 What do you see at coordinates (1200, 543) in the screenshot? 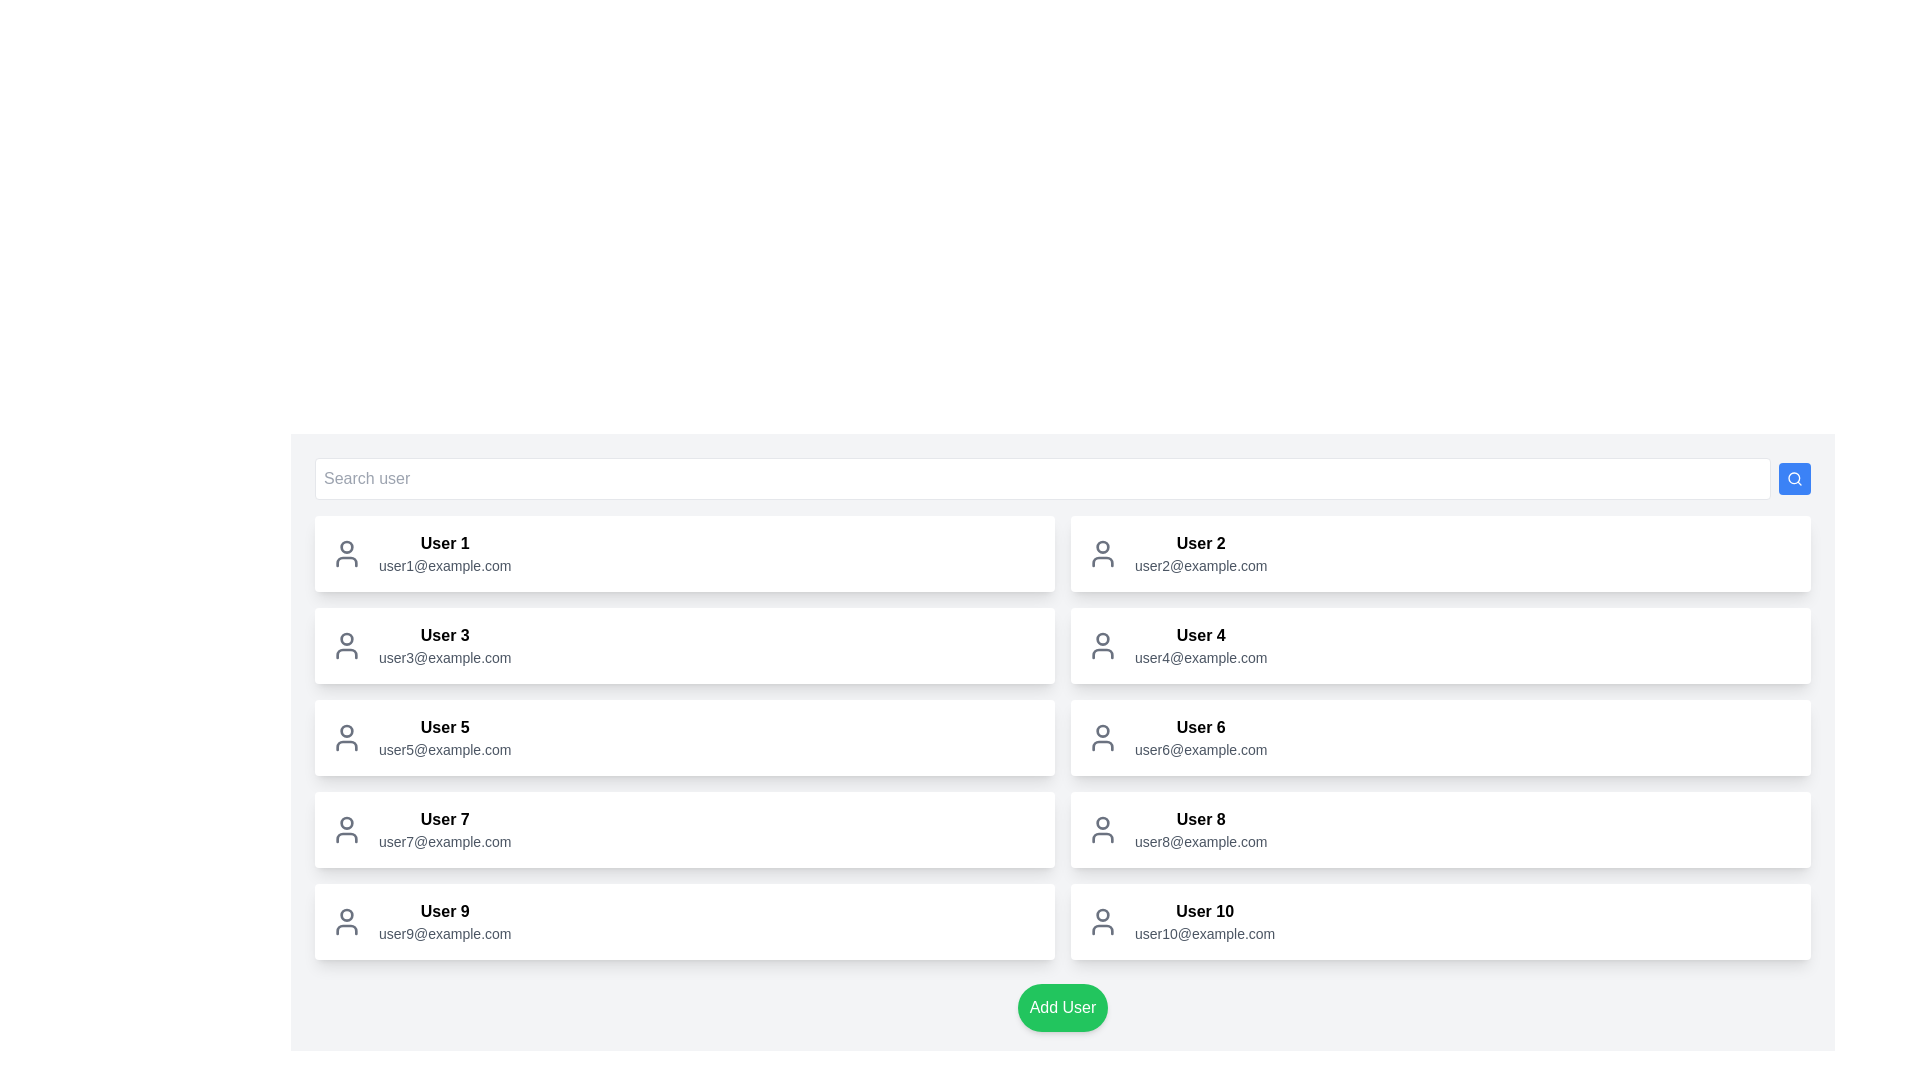
I see `the static text label that displays the user's name, located in the right column of the user list, specifically above the email 'user2@example.com' and next to the user icon` at bounding box center [1200, 543].